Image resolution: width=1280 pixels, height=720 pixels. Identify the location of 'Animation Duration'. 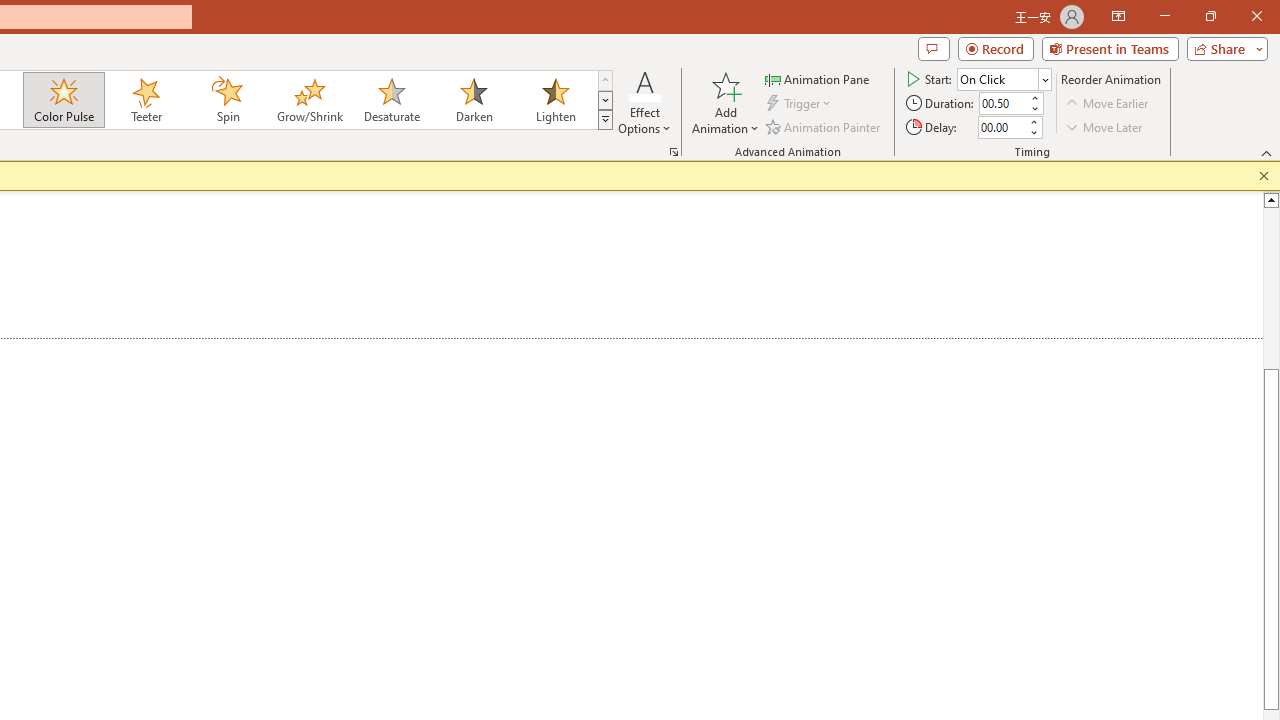
(1003, 103).